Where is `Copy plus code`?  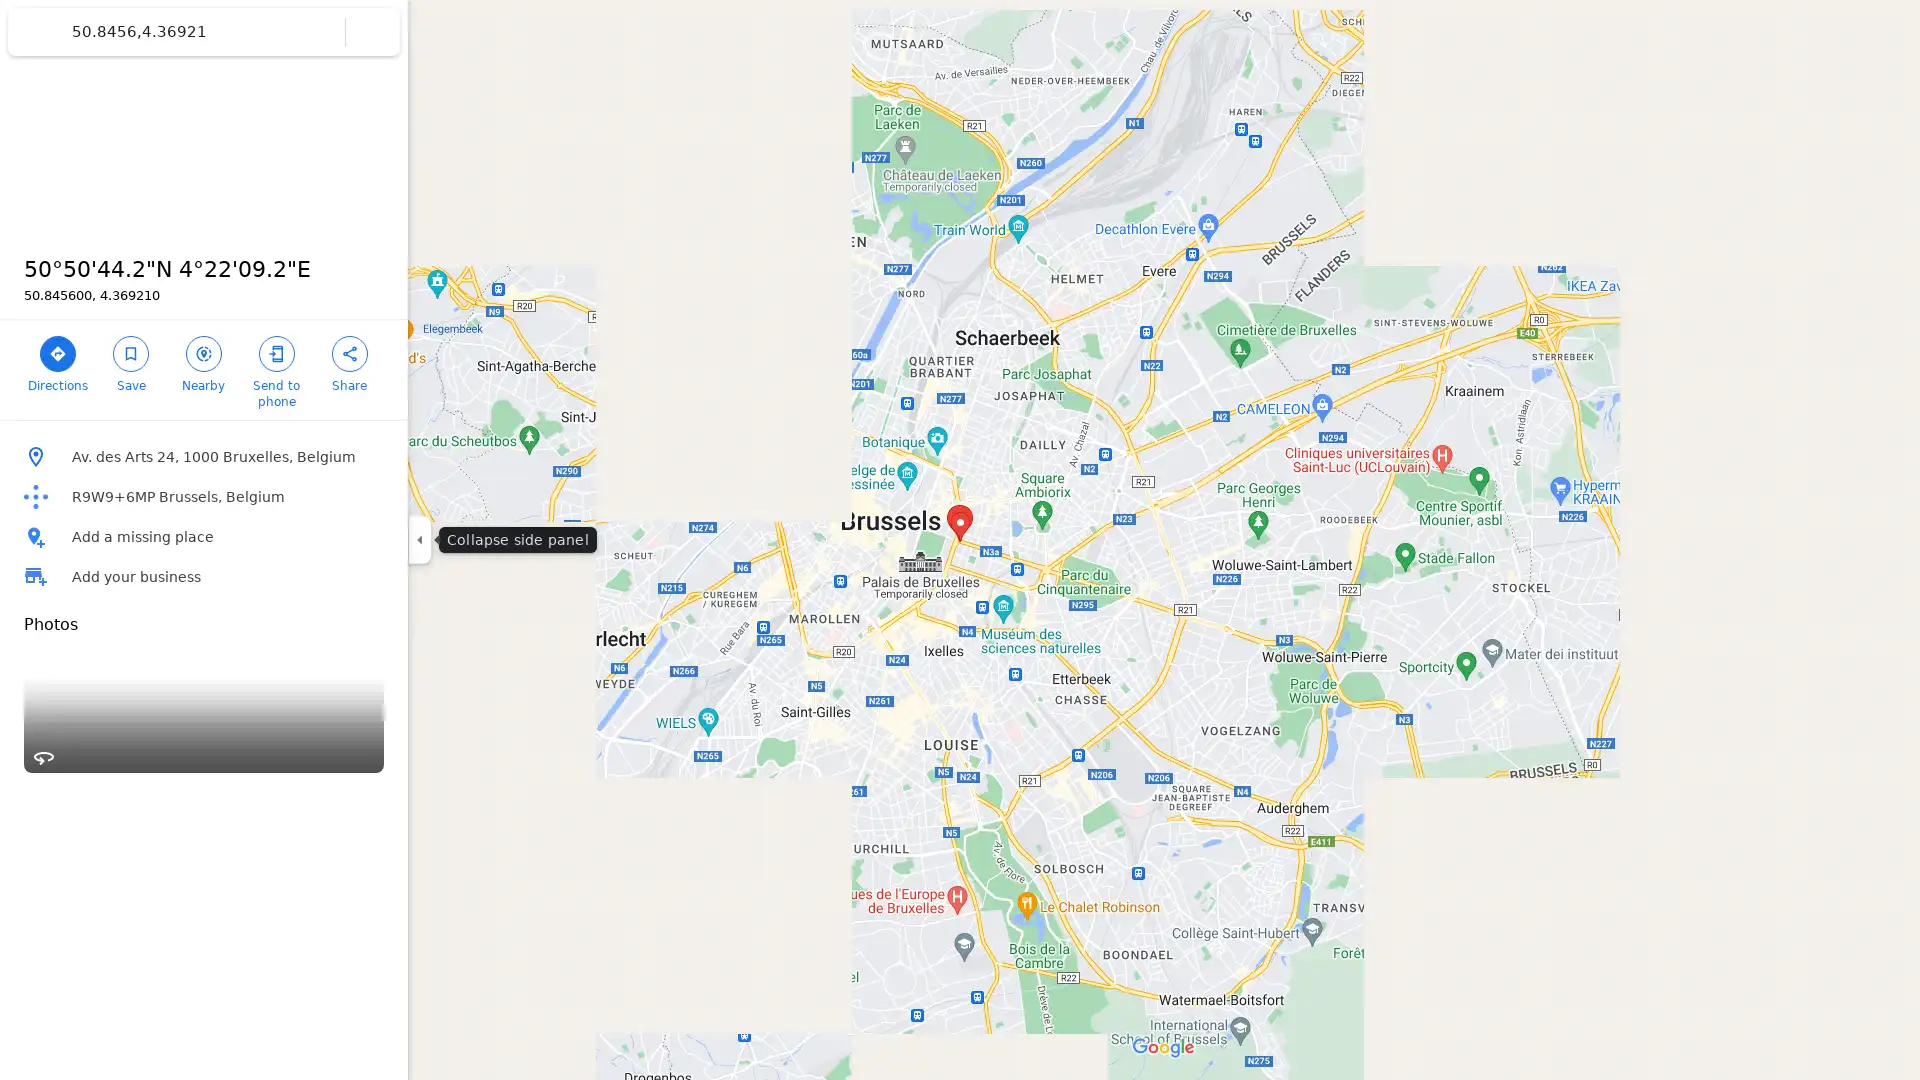 Copy plus code is located at coordinates (329, 496).